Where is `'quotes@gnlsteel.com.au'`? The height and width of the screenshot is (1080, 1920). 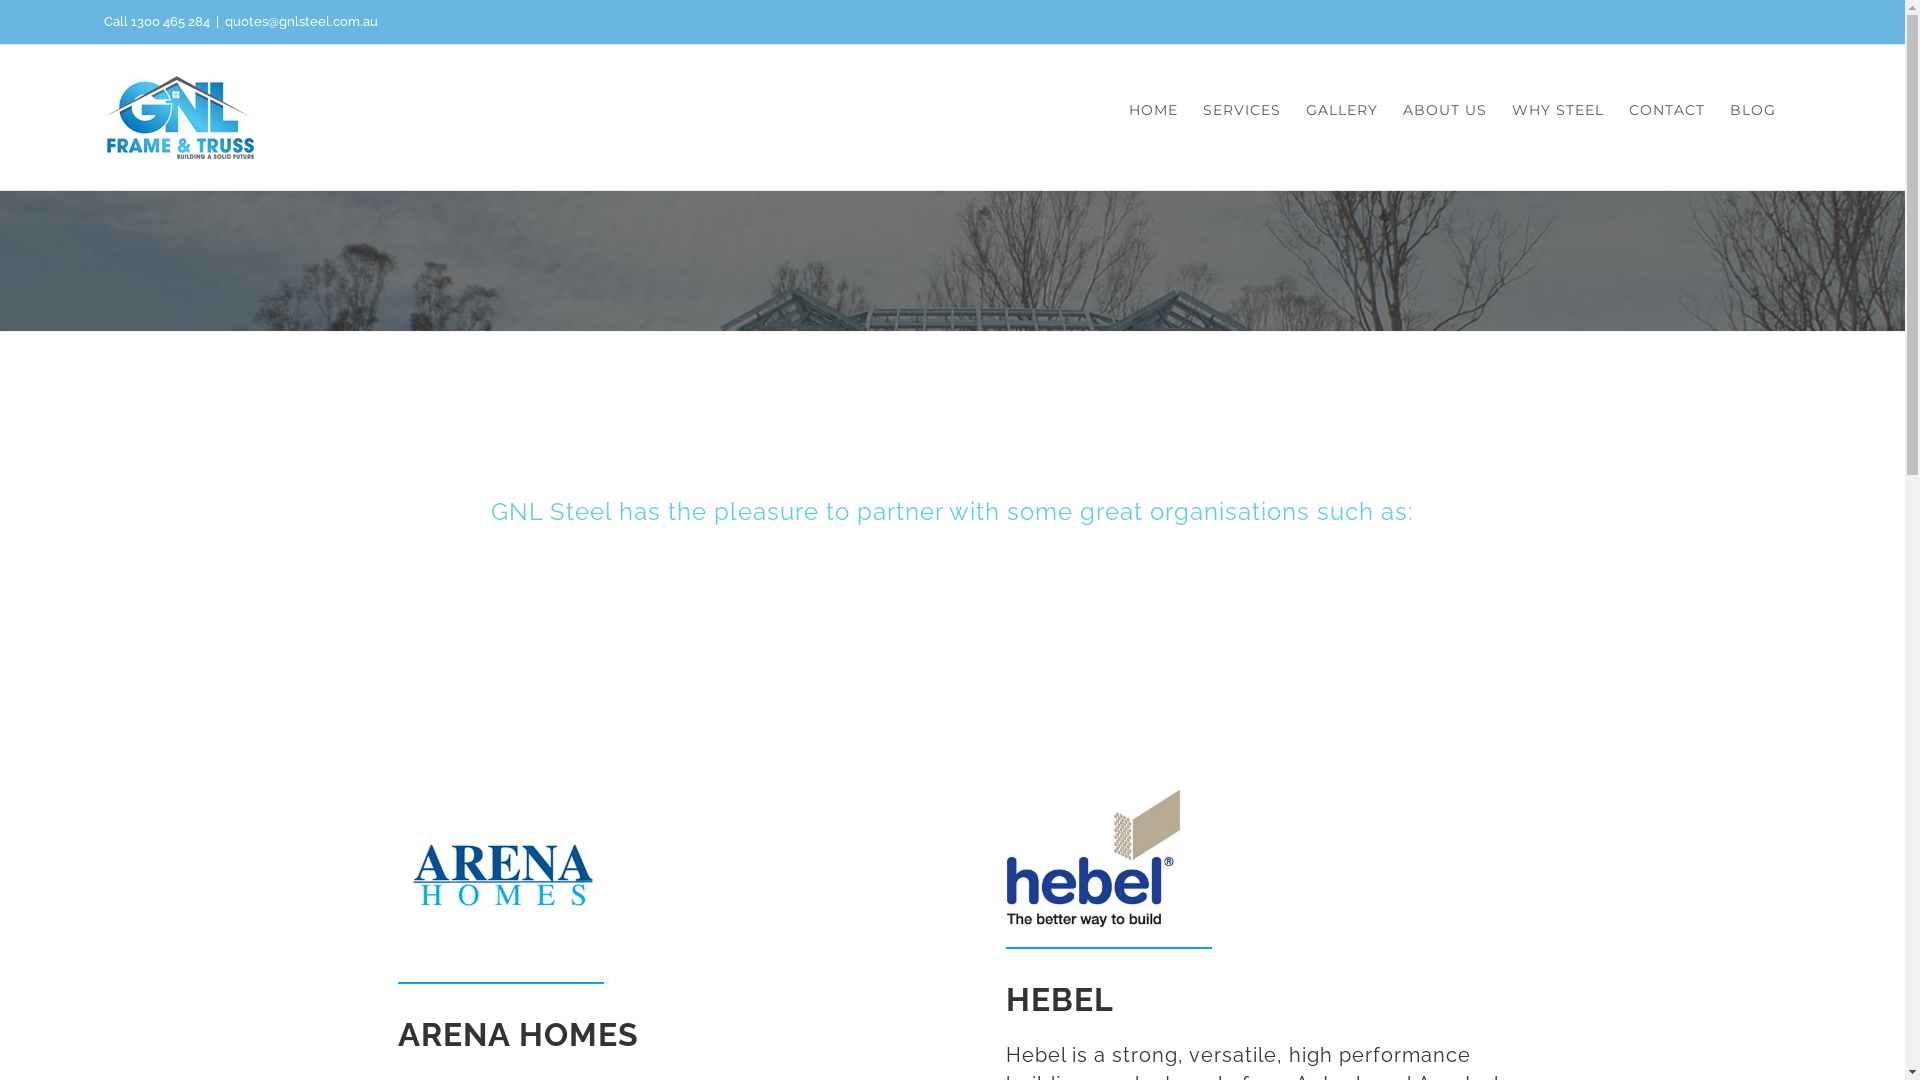
'quotes@gnlsteel.com.au' is located at coordinates (300, 21).